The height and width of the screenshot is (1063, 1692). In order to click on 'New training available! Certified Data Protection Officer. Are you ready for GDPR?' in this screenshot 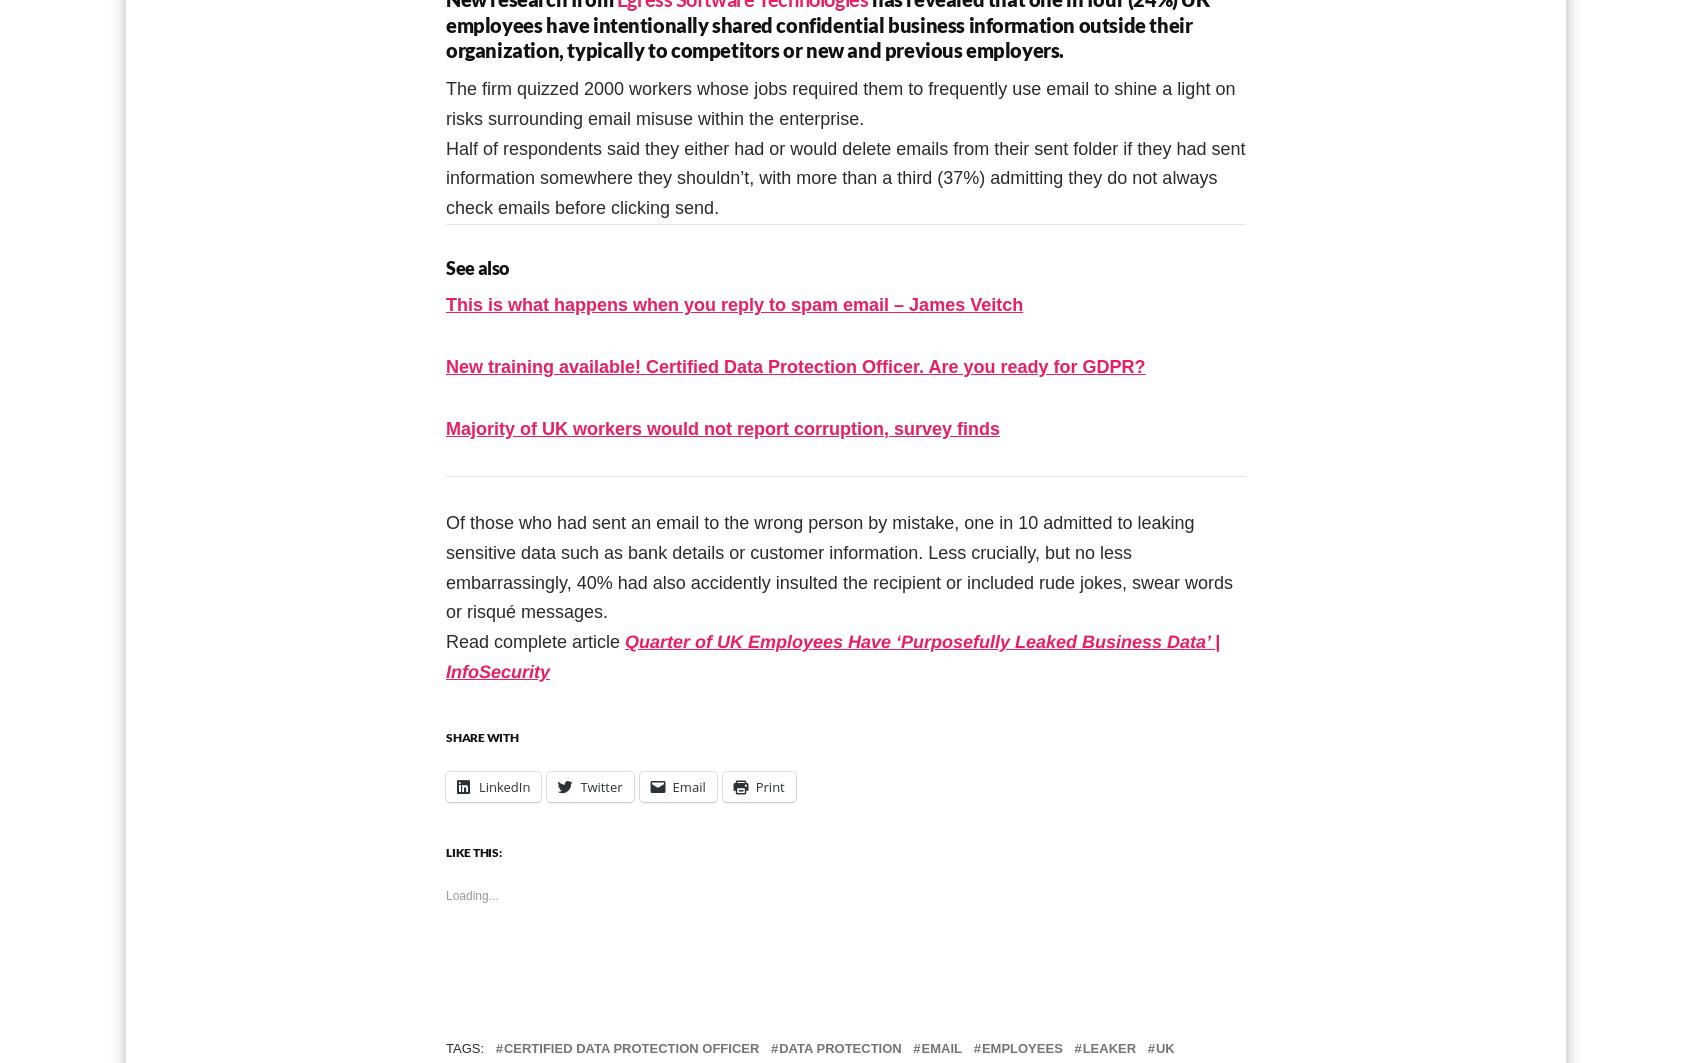, I will do `click(795, 365)`.